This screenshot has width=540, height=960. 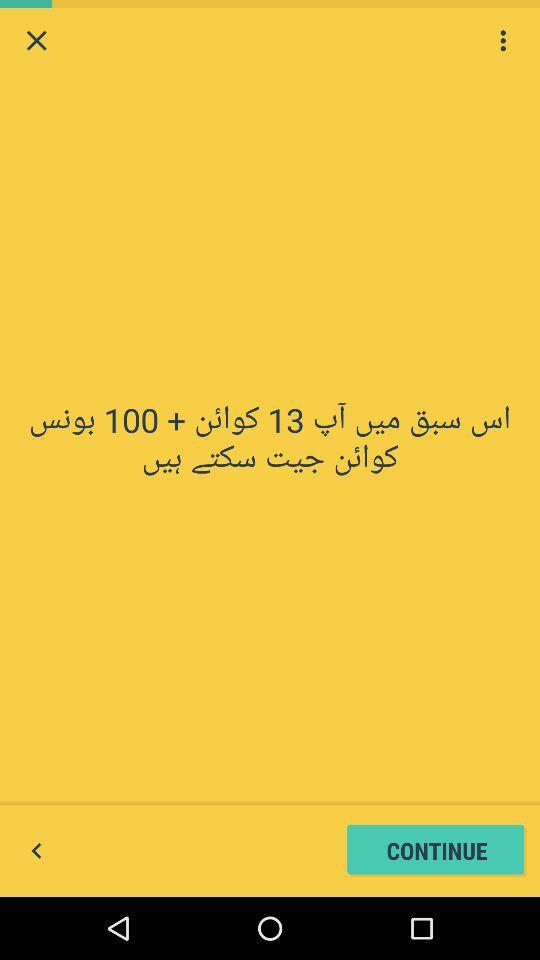 I want to click on the continue button, so click(x=436, y=849).